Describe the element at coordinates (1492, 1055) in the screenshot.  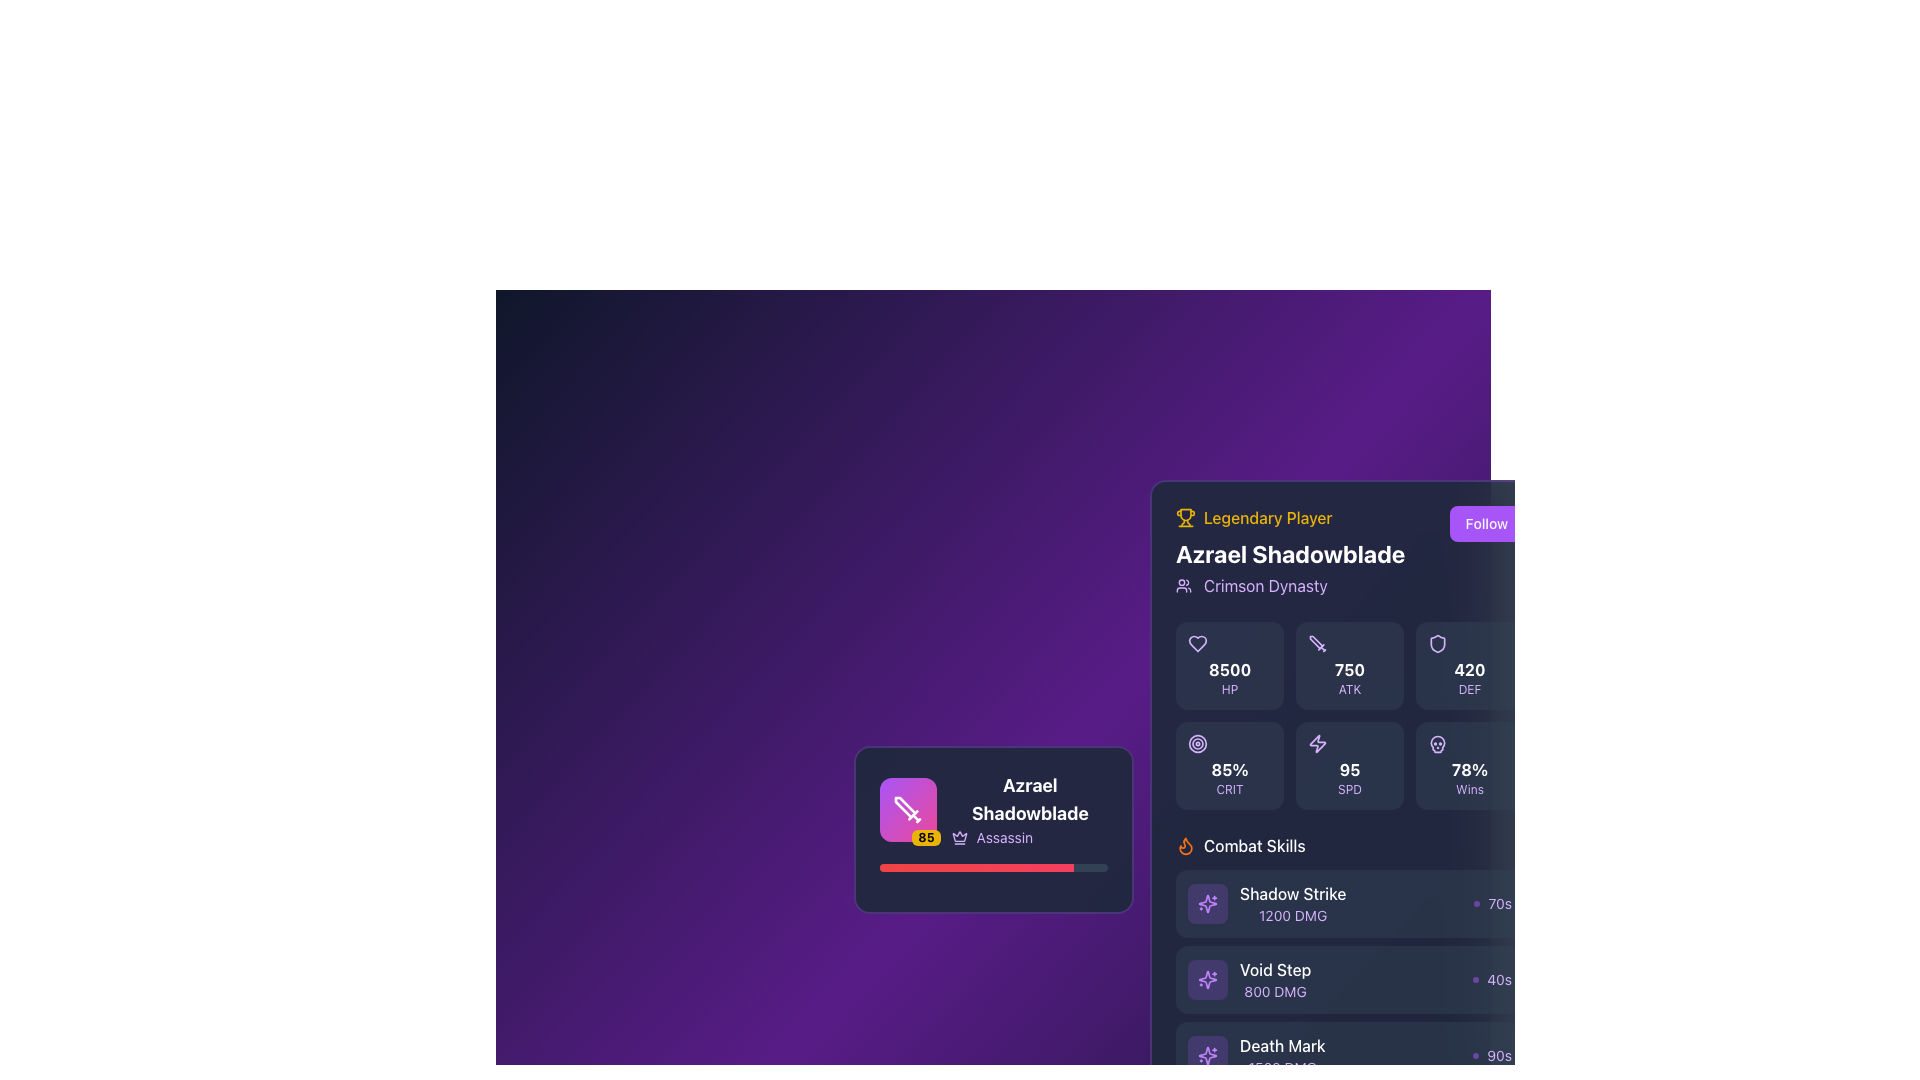
I see `the informational text label indicating the cooldown duration of the skill 'Death Mark'` at that location.